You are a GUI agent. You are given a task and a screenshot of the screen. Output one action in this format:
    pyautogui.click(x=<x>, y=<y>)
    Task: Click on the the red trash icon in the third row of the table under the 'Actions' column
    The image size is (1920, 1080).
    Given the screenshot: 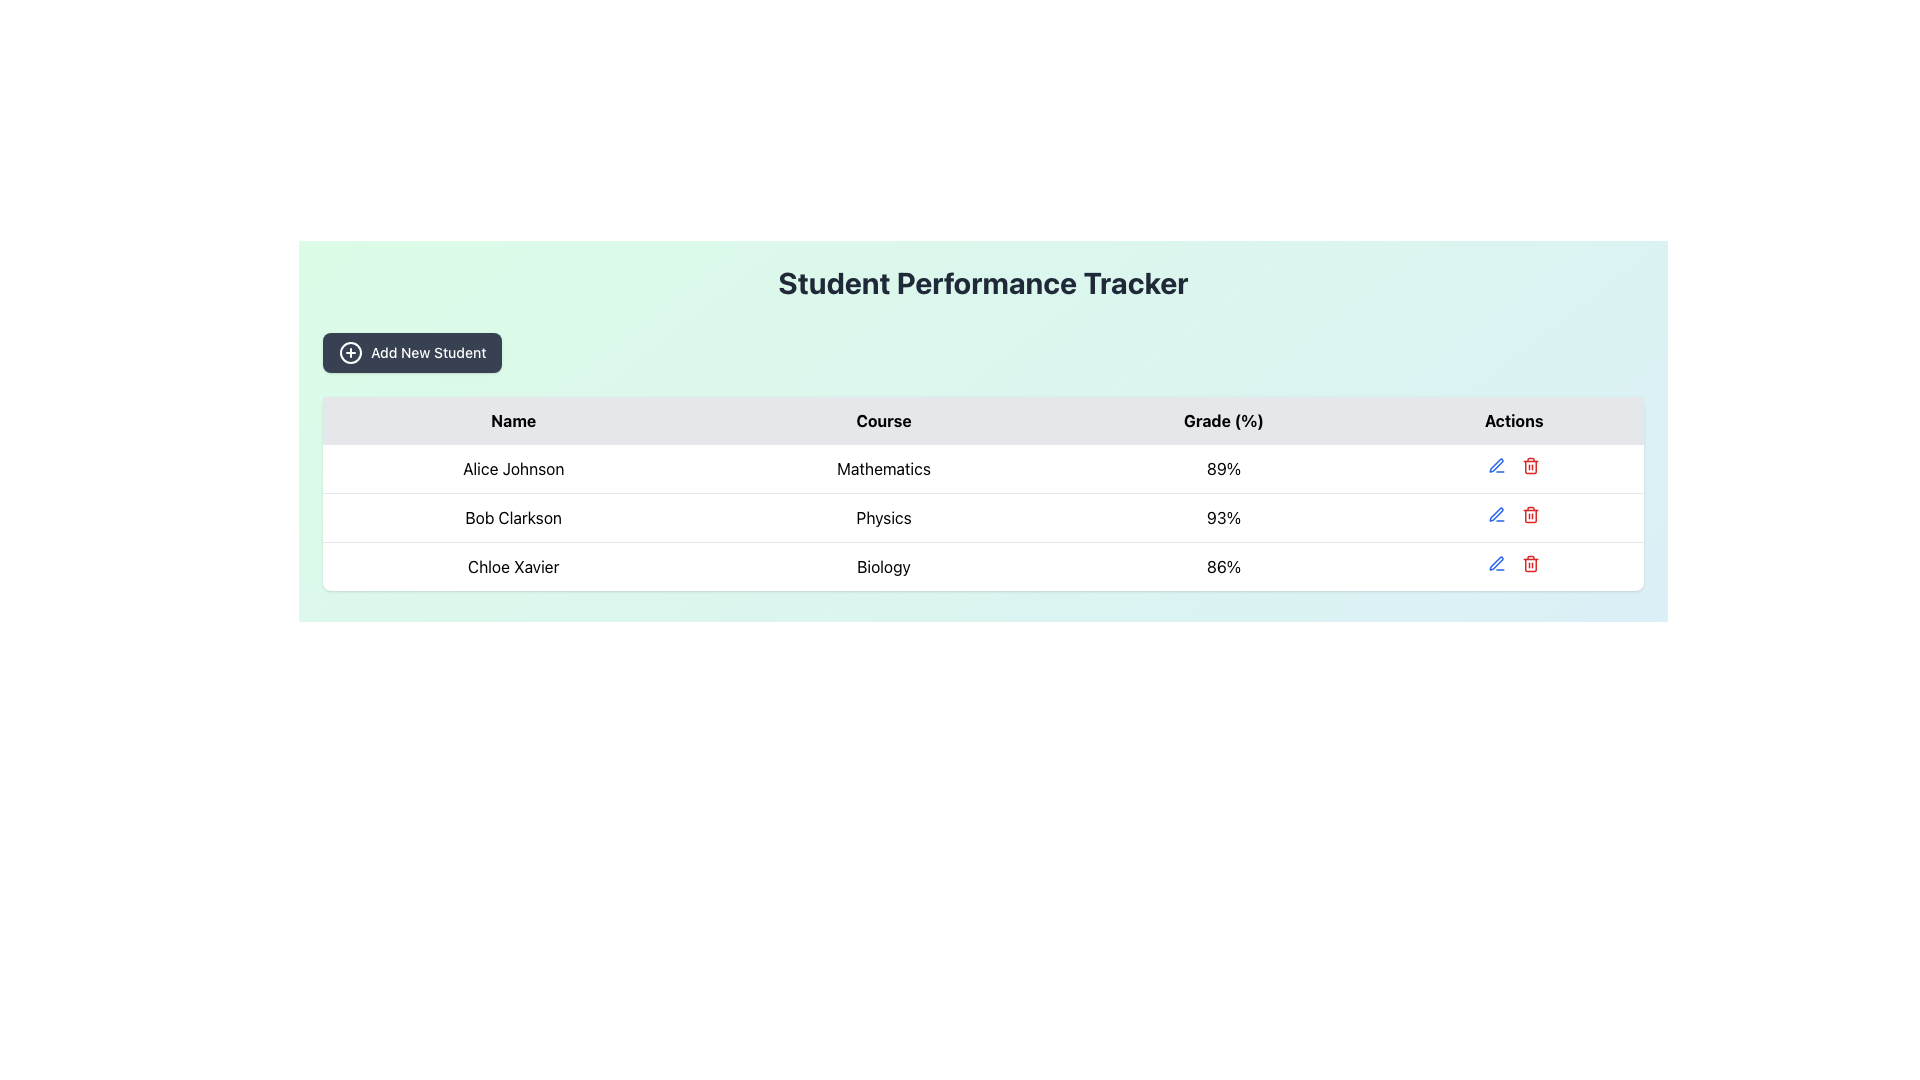 What is the action you would take?
    pyautogui.click(x=1530, y=514)
    